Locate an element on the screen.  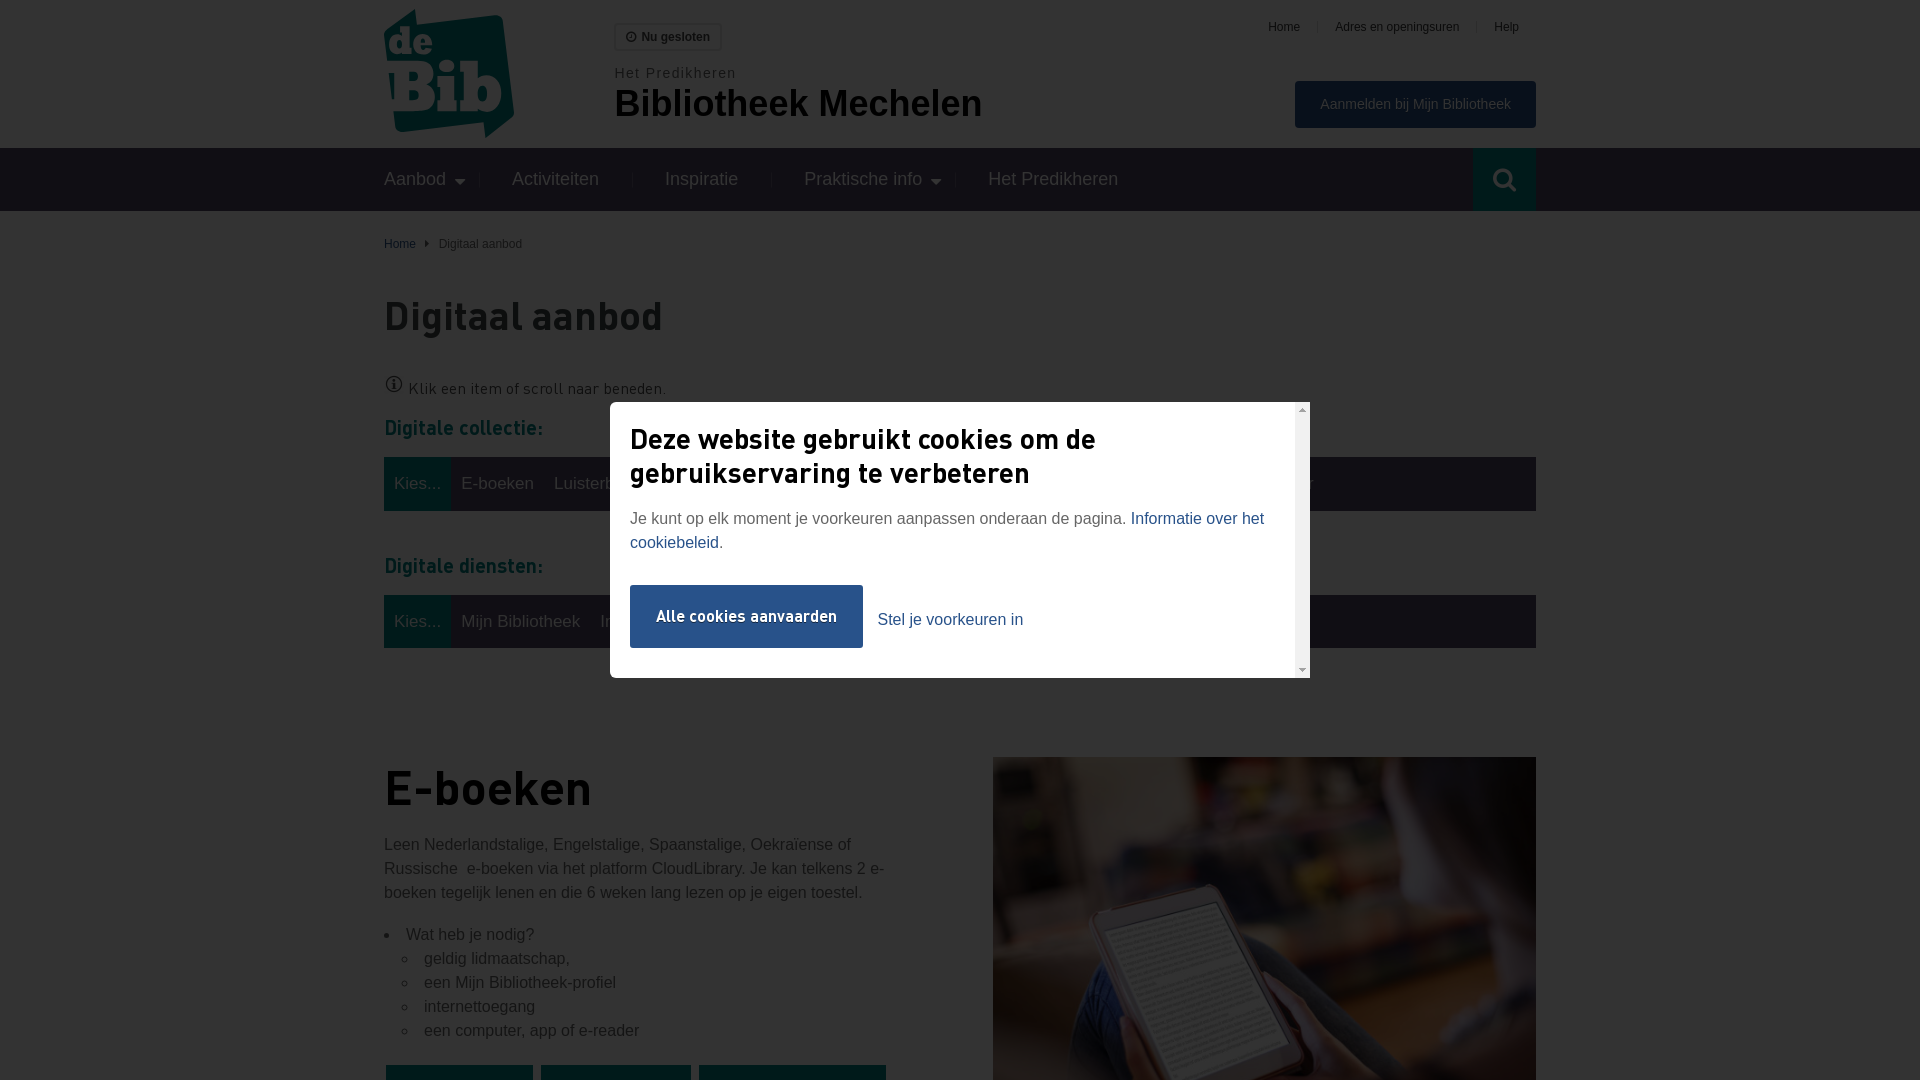
'Luisterboeken (CD)' is located at coordinates (626, 483).